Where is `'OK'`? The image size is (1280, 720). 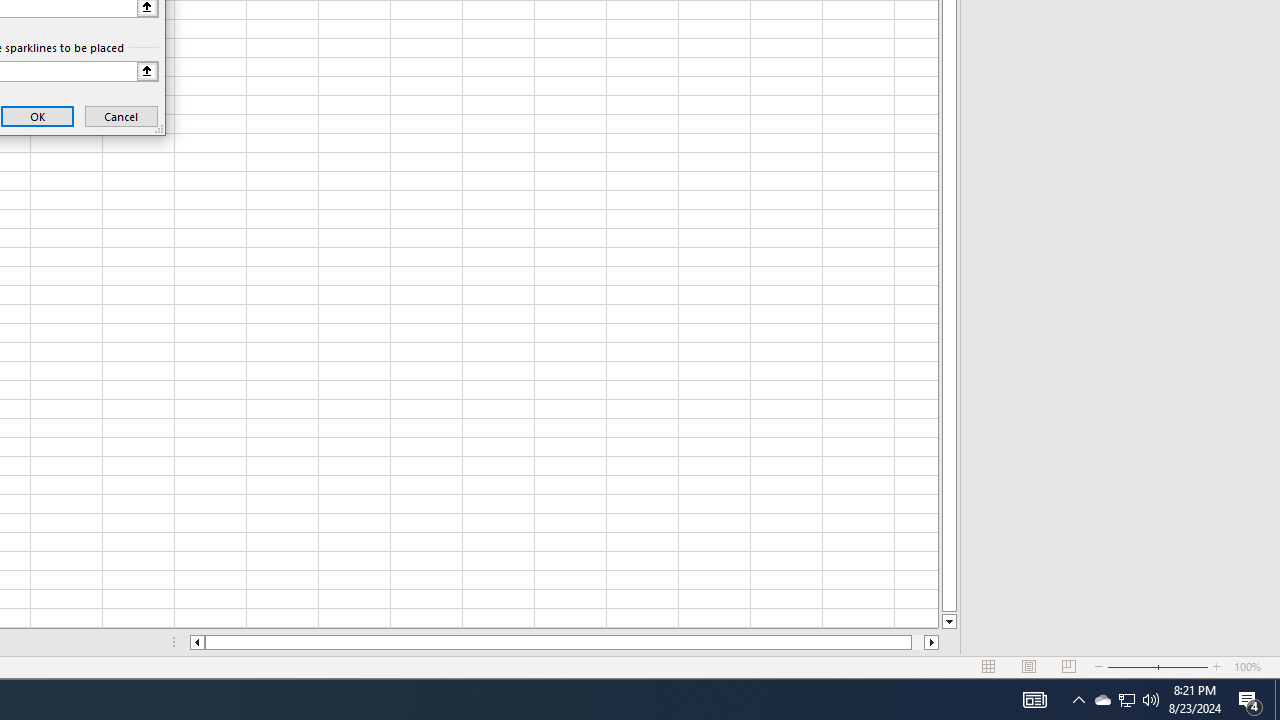 'OK' is located at coordinates (37, 116).